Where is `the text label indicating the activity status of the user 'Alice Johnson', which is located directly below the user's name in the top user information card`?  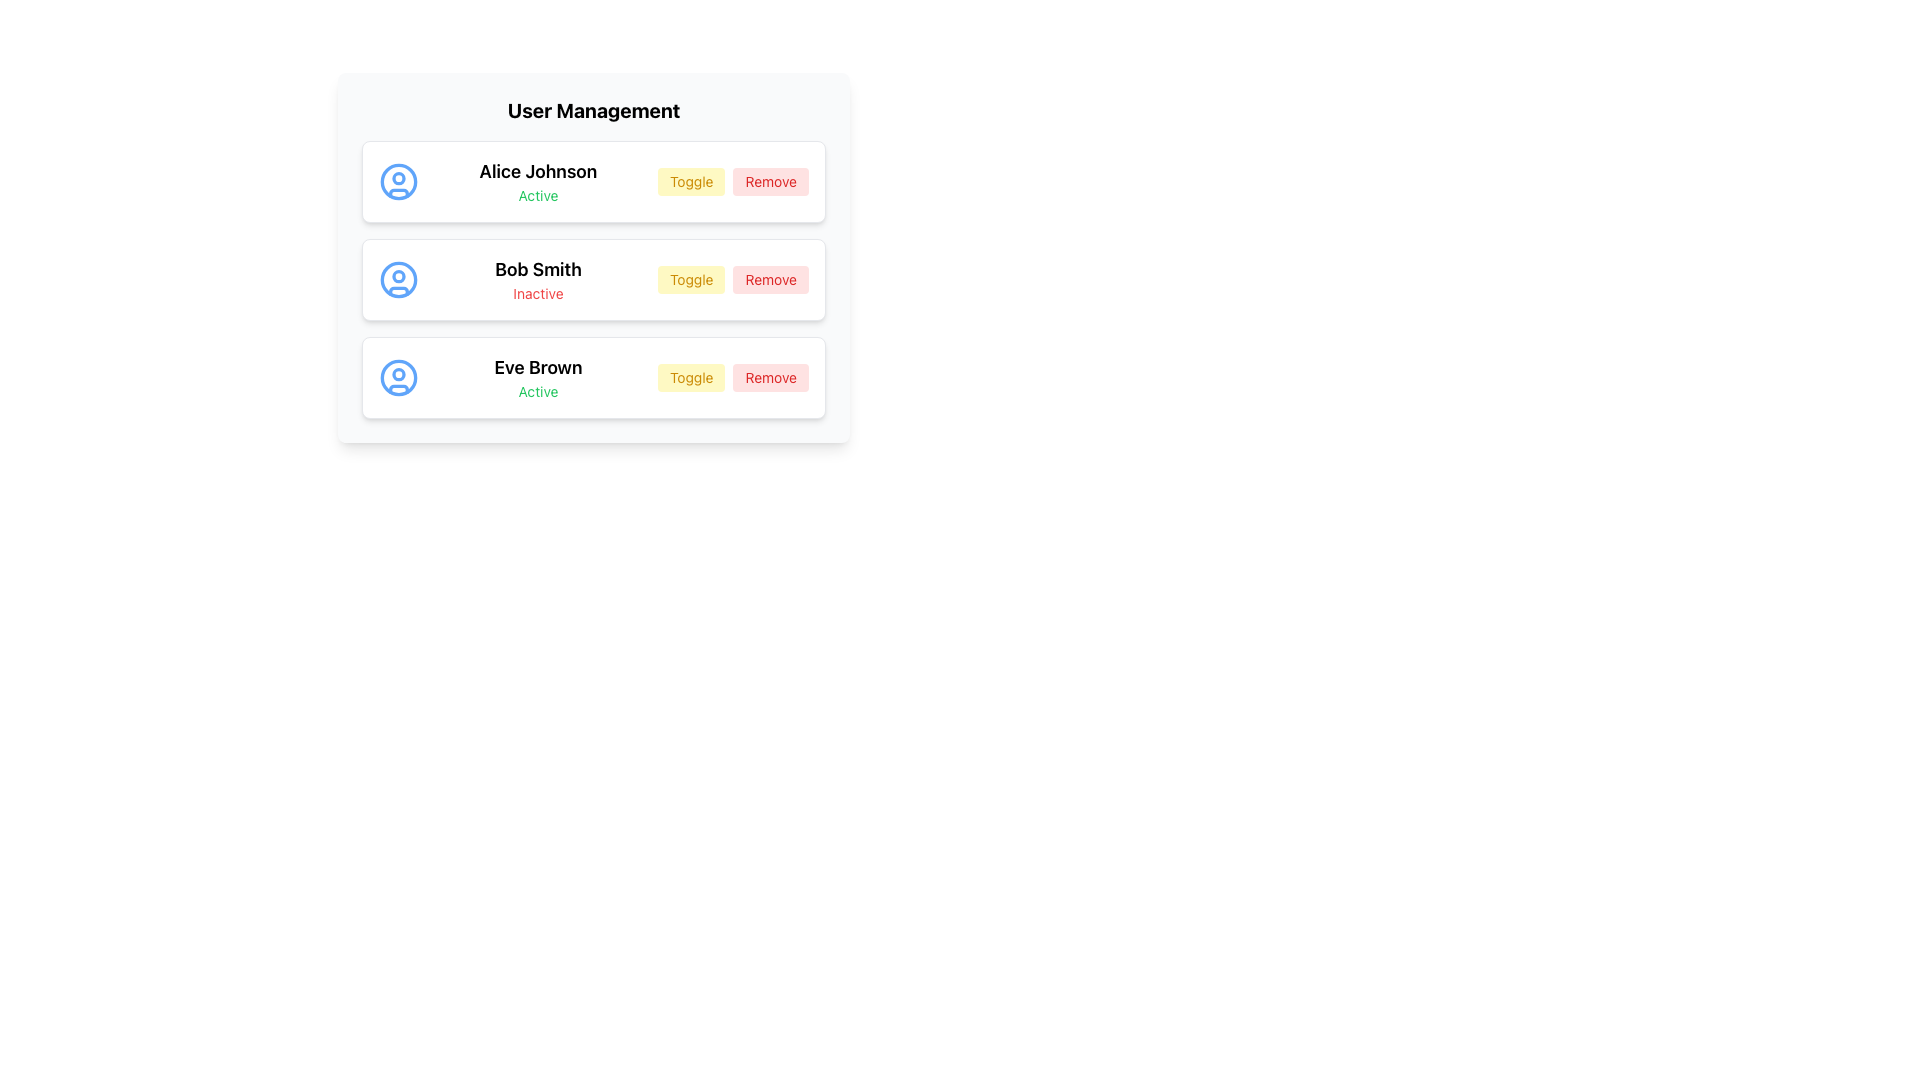 the text label indicating the activity status of the user 'Alice Johnson', which is located directly below the user's name in the top user information card is located at coordinates (538, 196).